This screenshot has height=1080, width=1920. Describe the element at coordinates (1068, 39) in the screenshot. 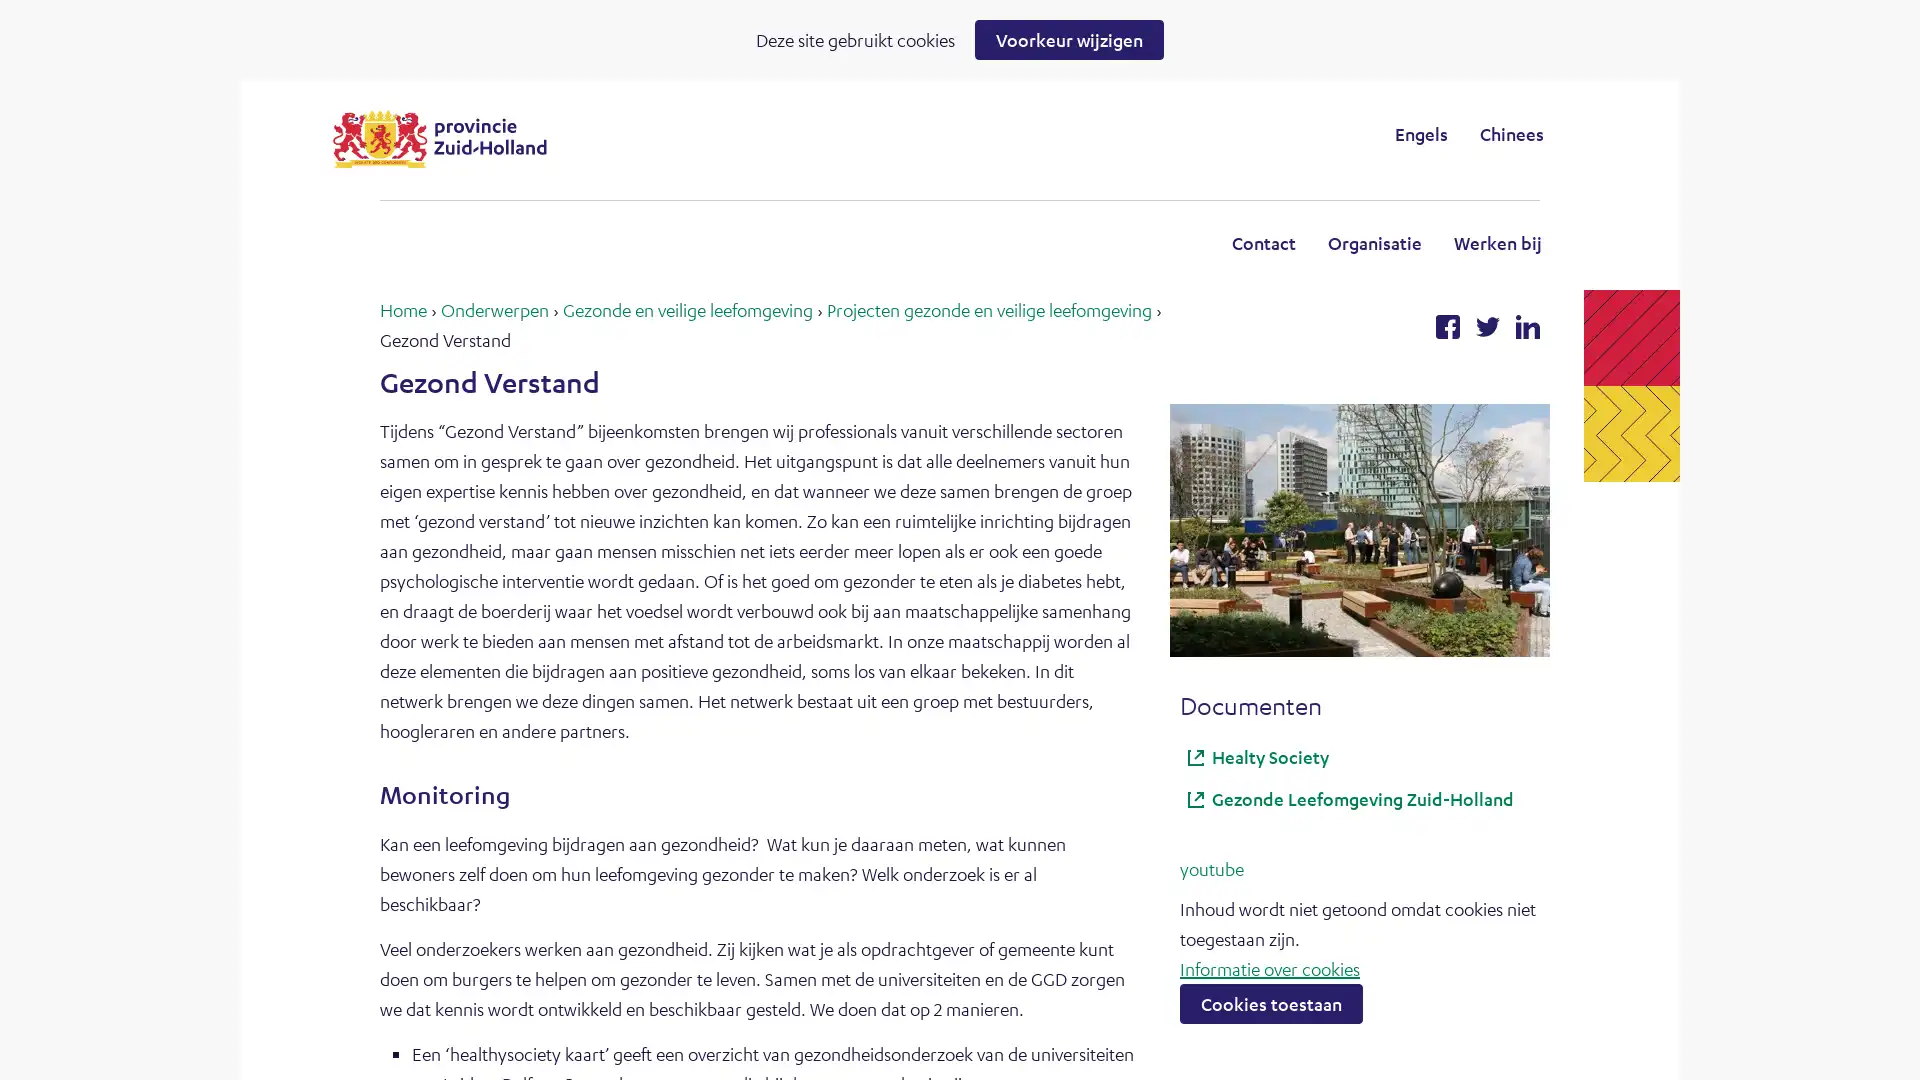

I see `Voorkeur wijzigen` at that location.